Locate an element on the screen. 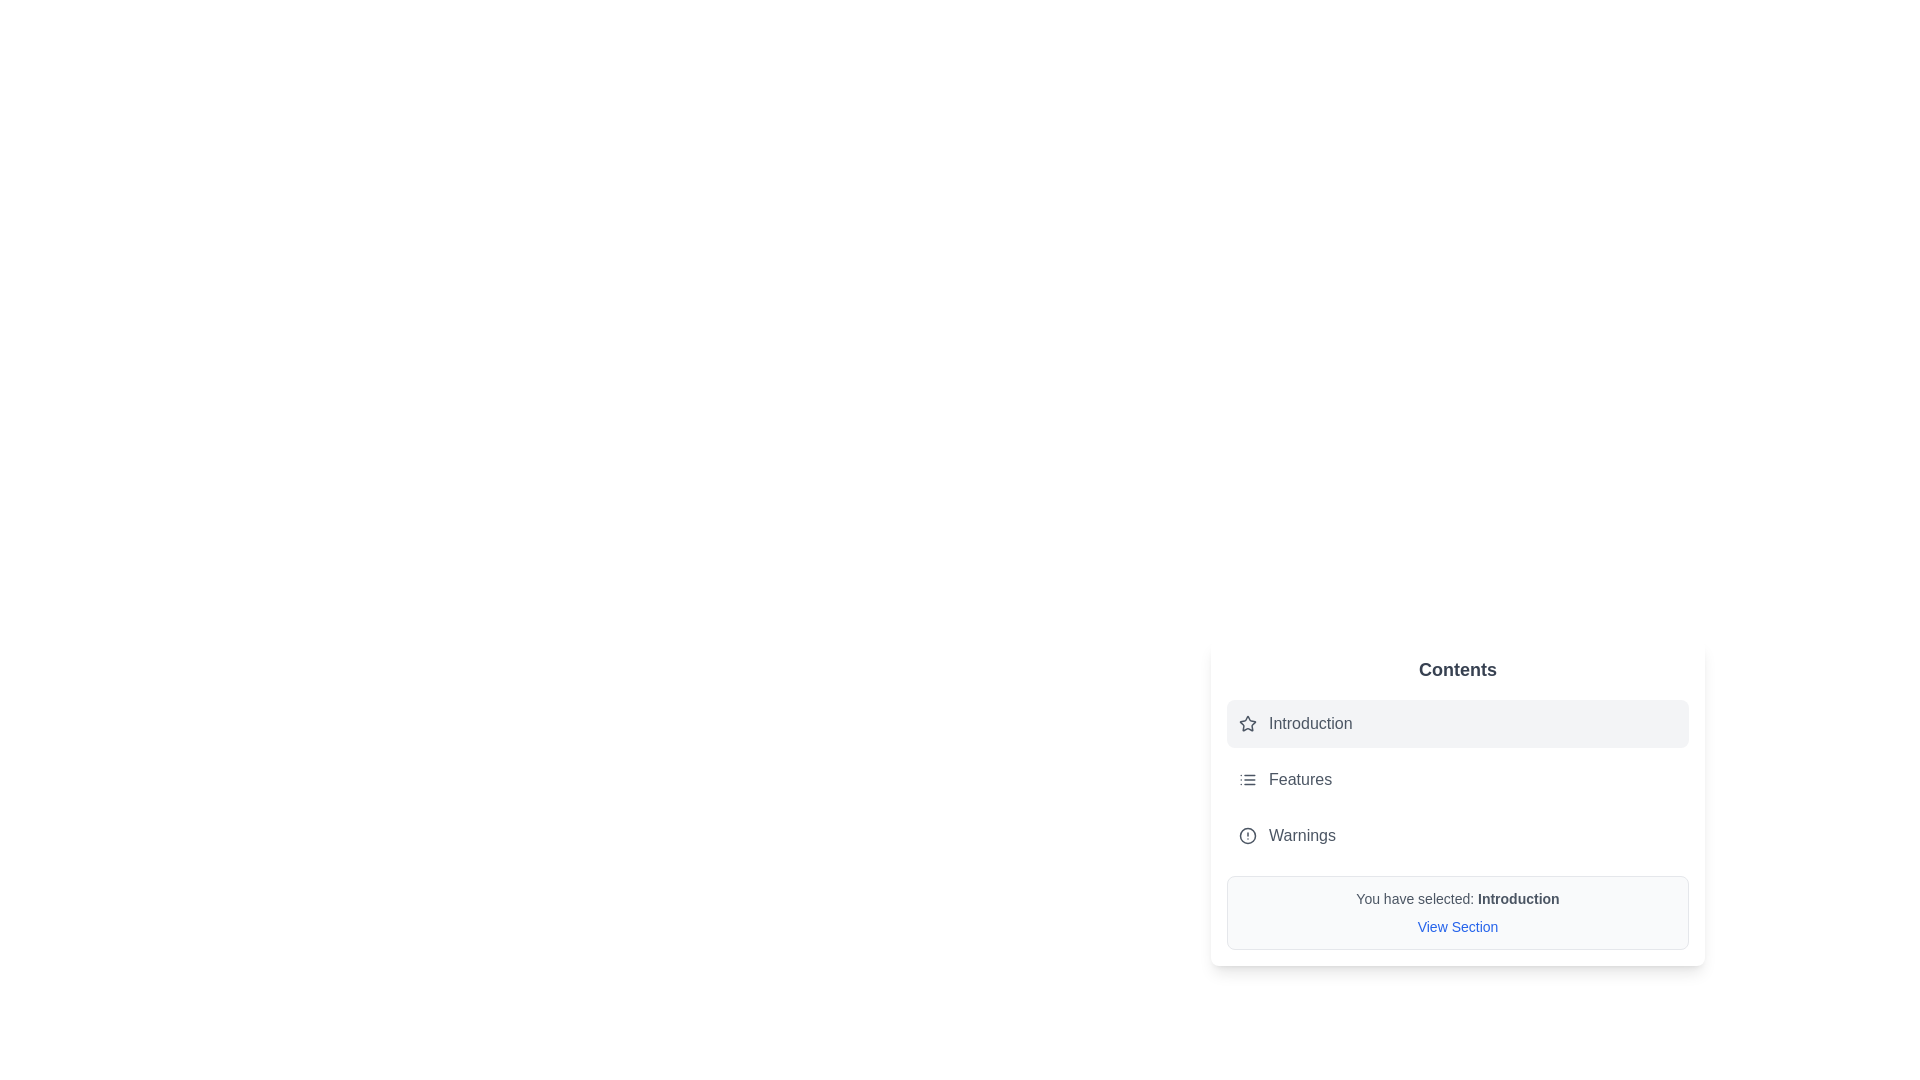  the first item in the navigation menu that allows selection of the 'Introduction' section is located at coordinates (1458, 724).